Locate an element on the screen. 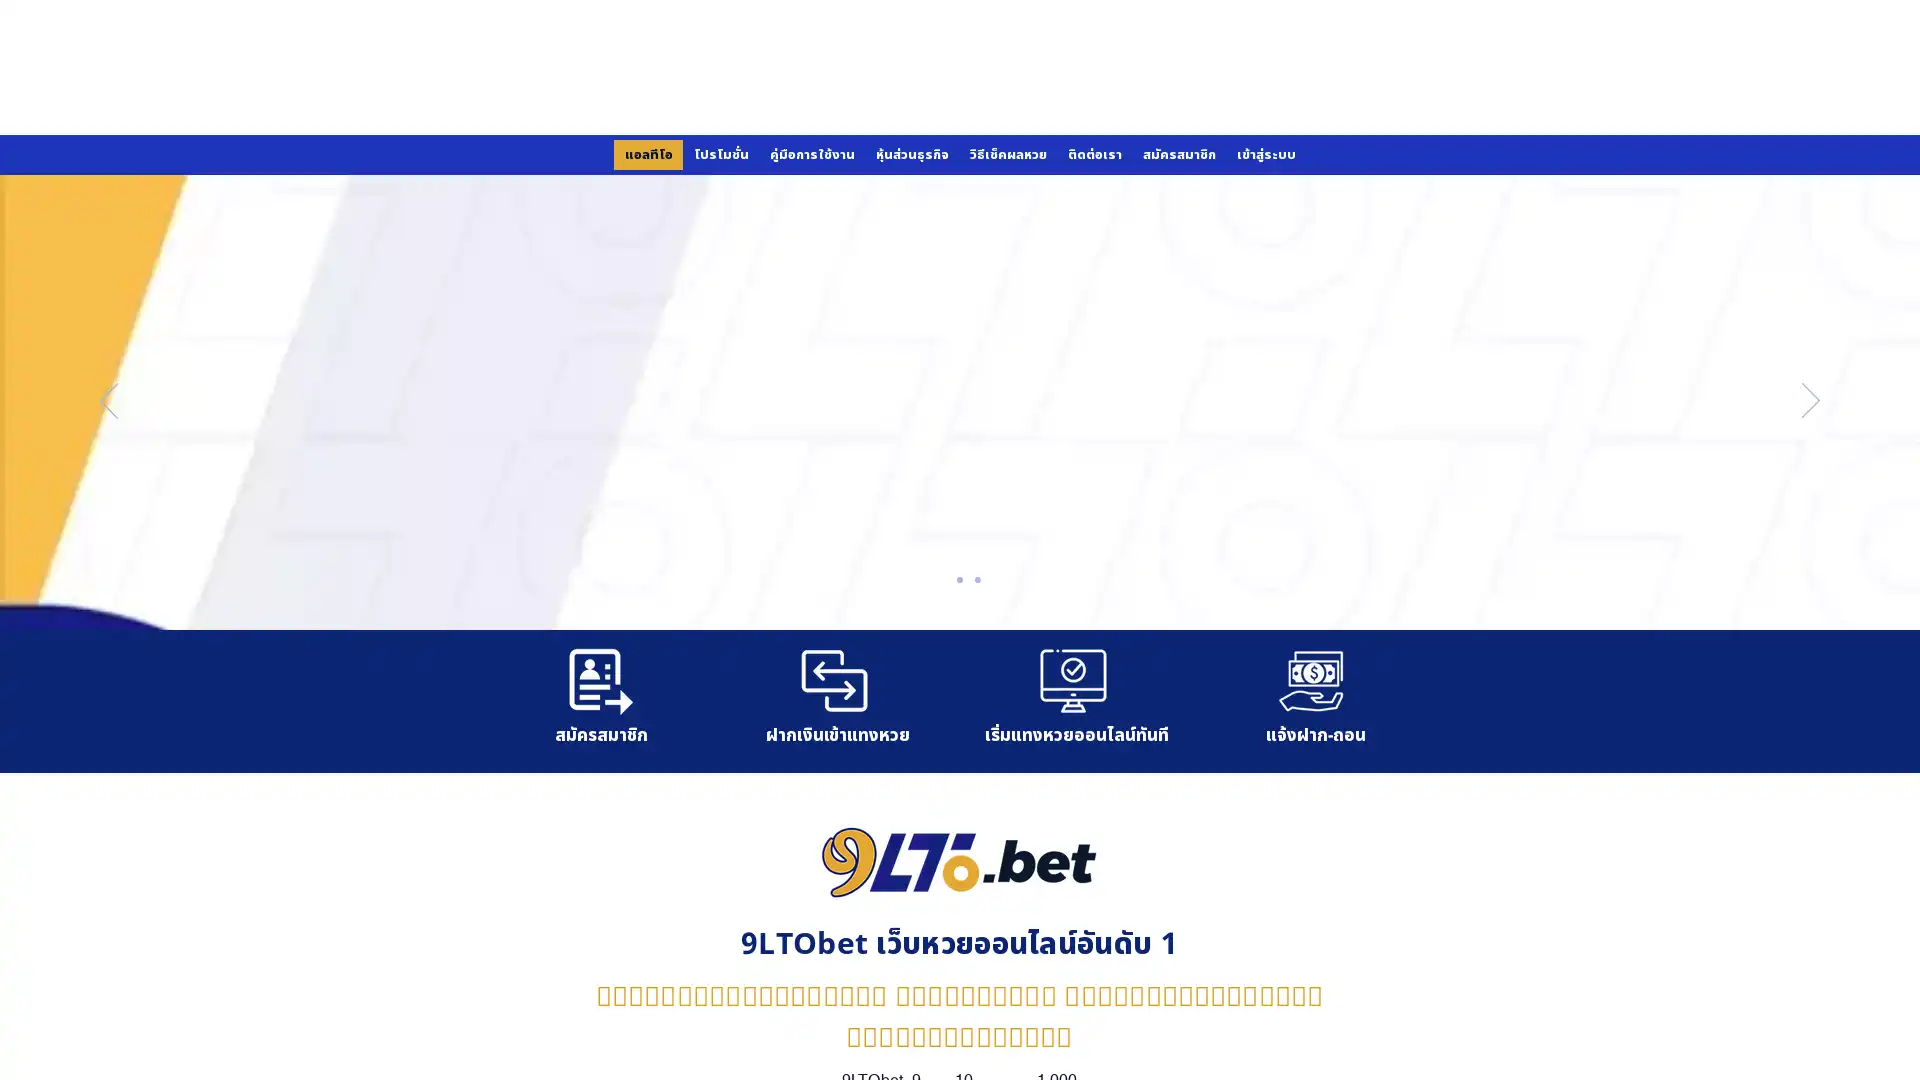 The image size is (1920, 1080). Previous is located at coordinates (108, 401).